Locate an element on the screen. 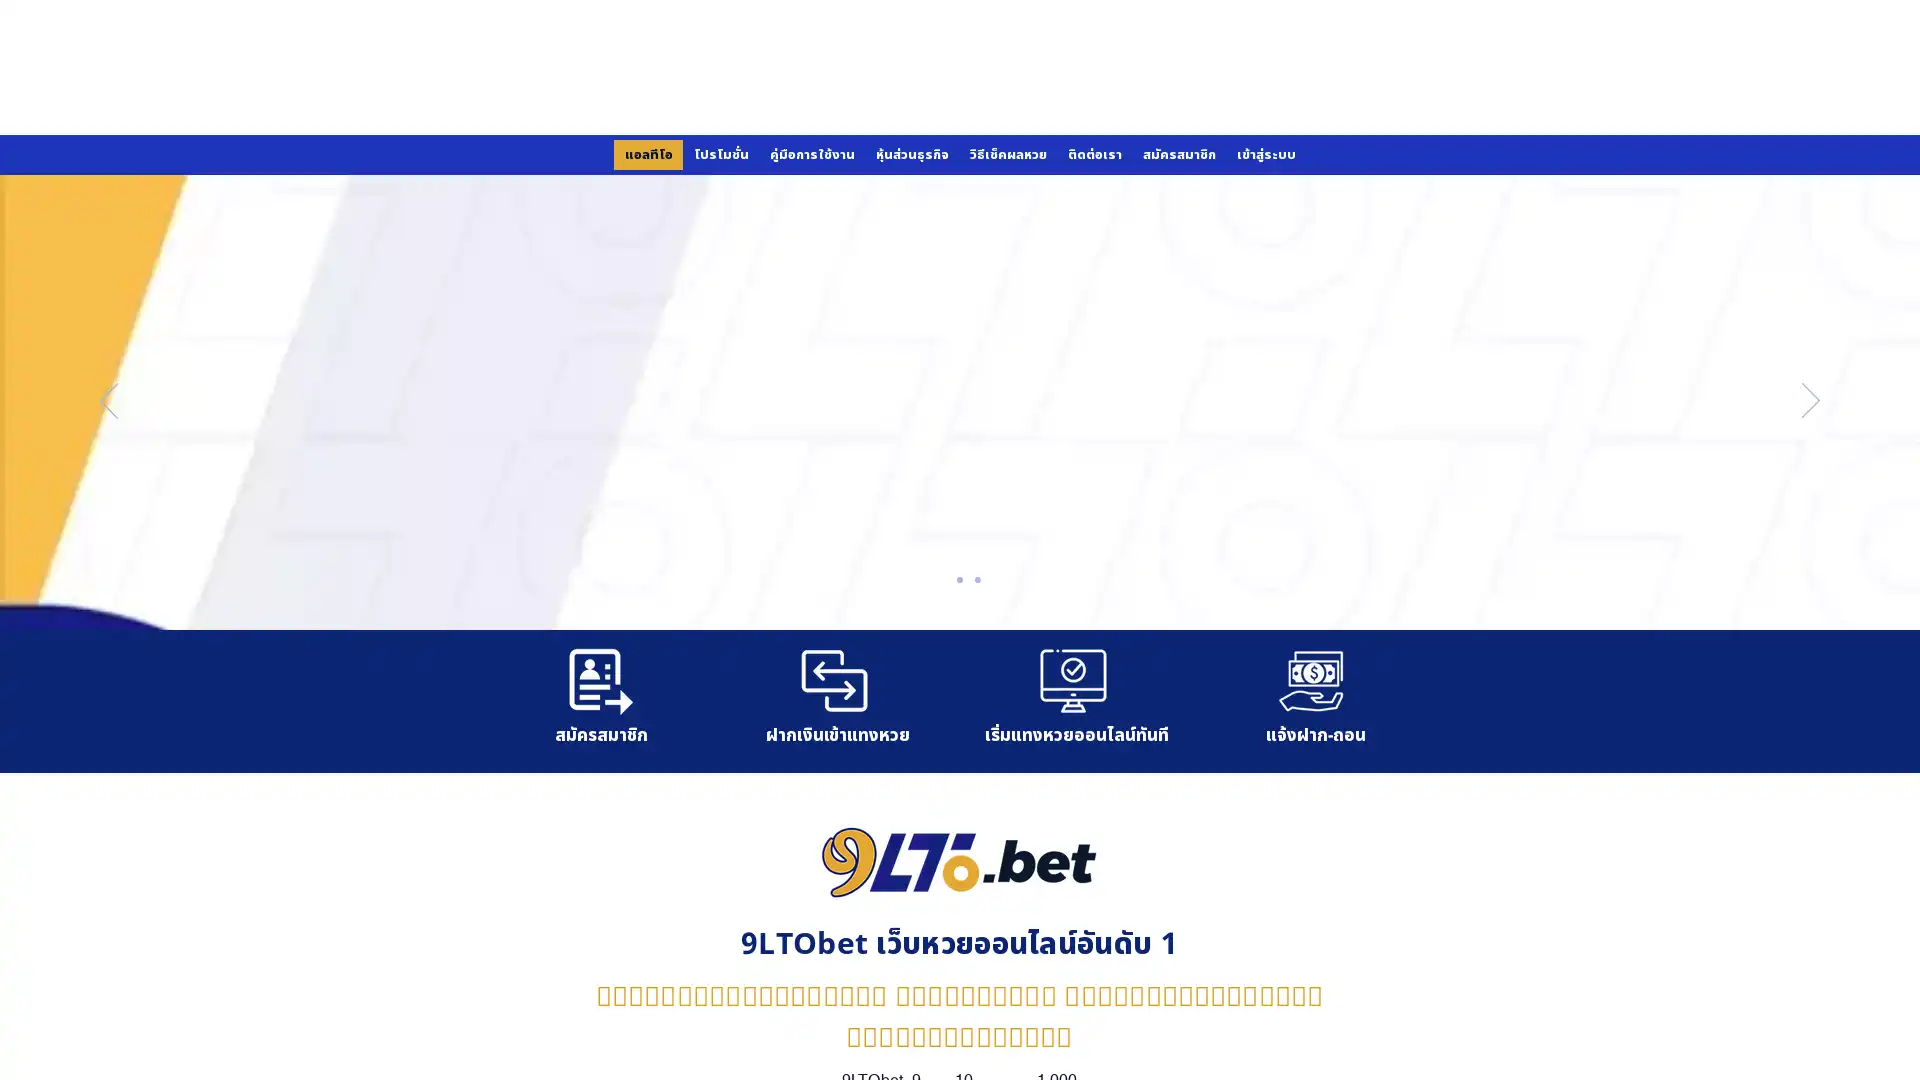 The image size is (1920, 1080). Previous is located at coordinates (108, 401).